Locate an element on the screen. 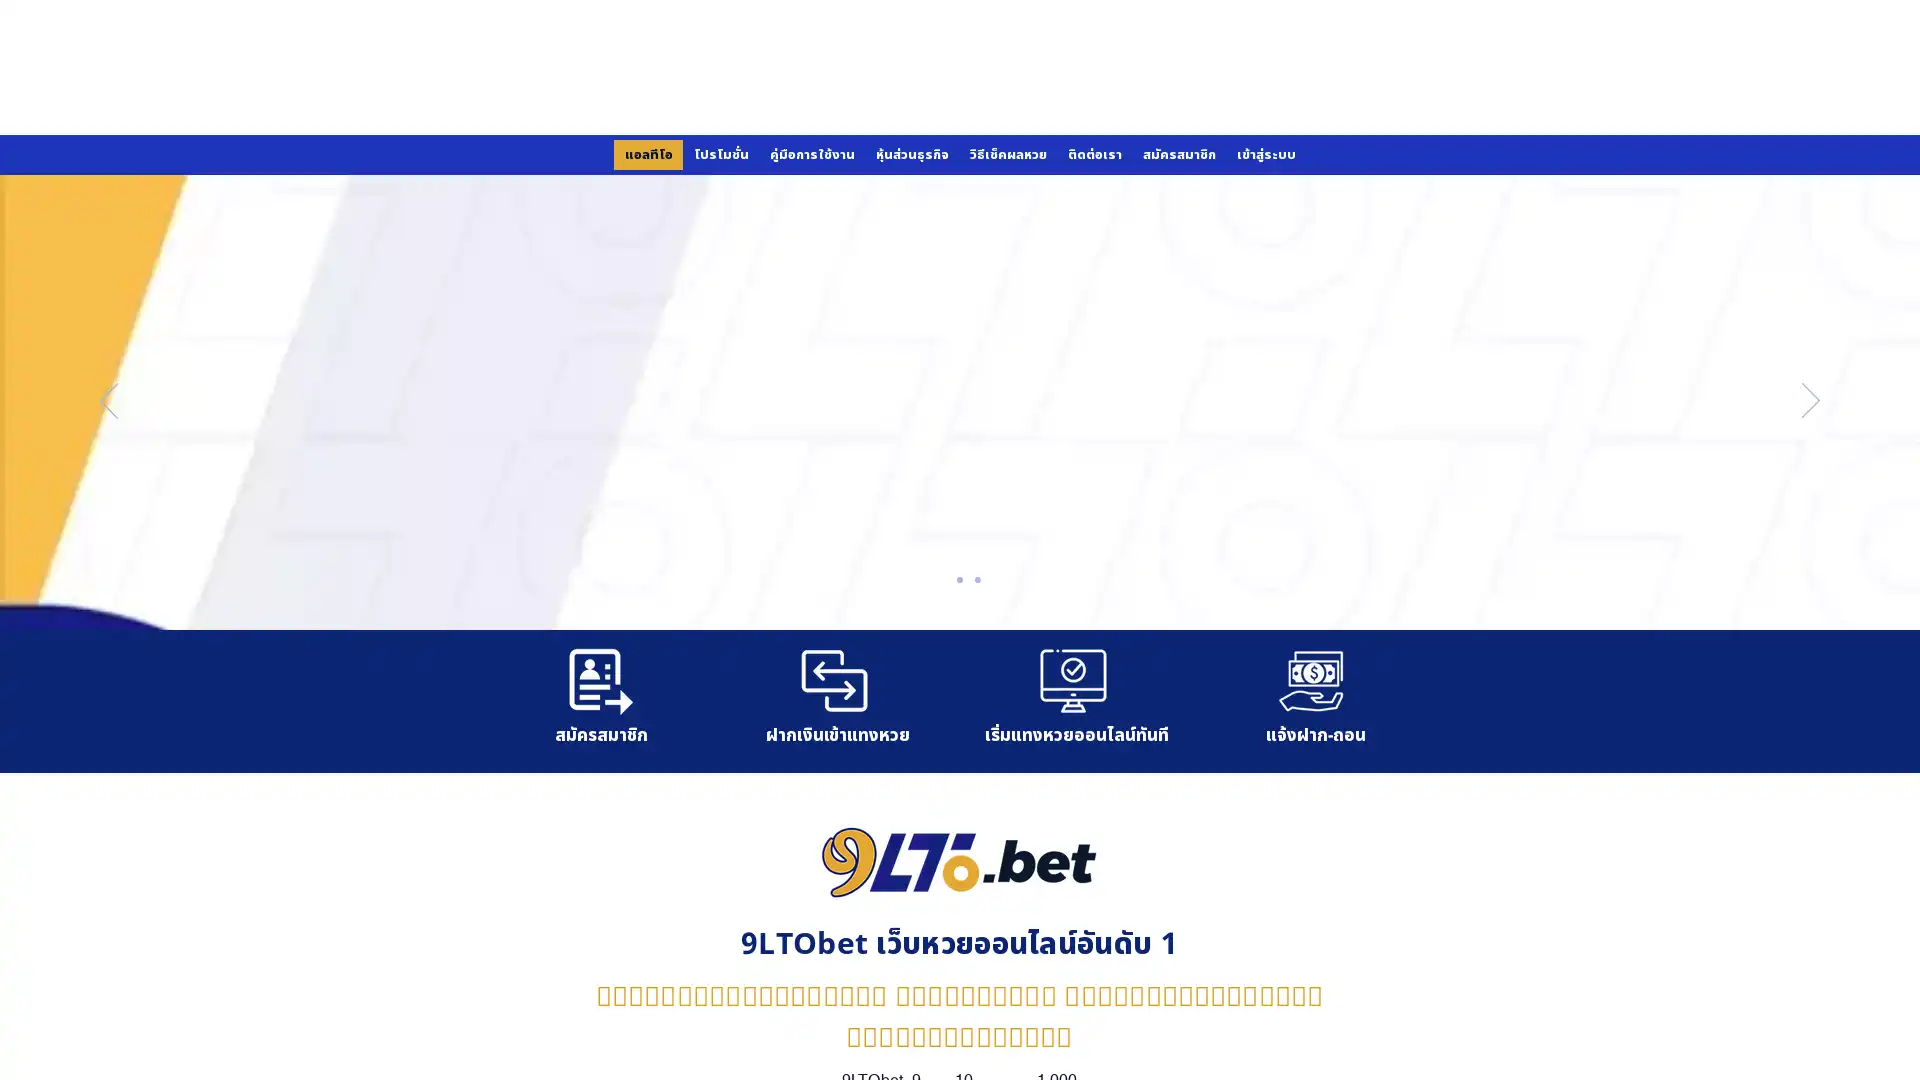 The image size is (1920, 1080). Previous is located at coordinates (108, 401).